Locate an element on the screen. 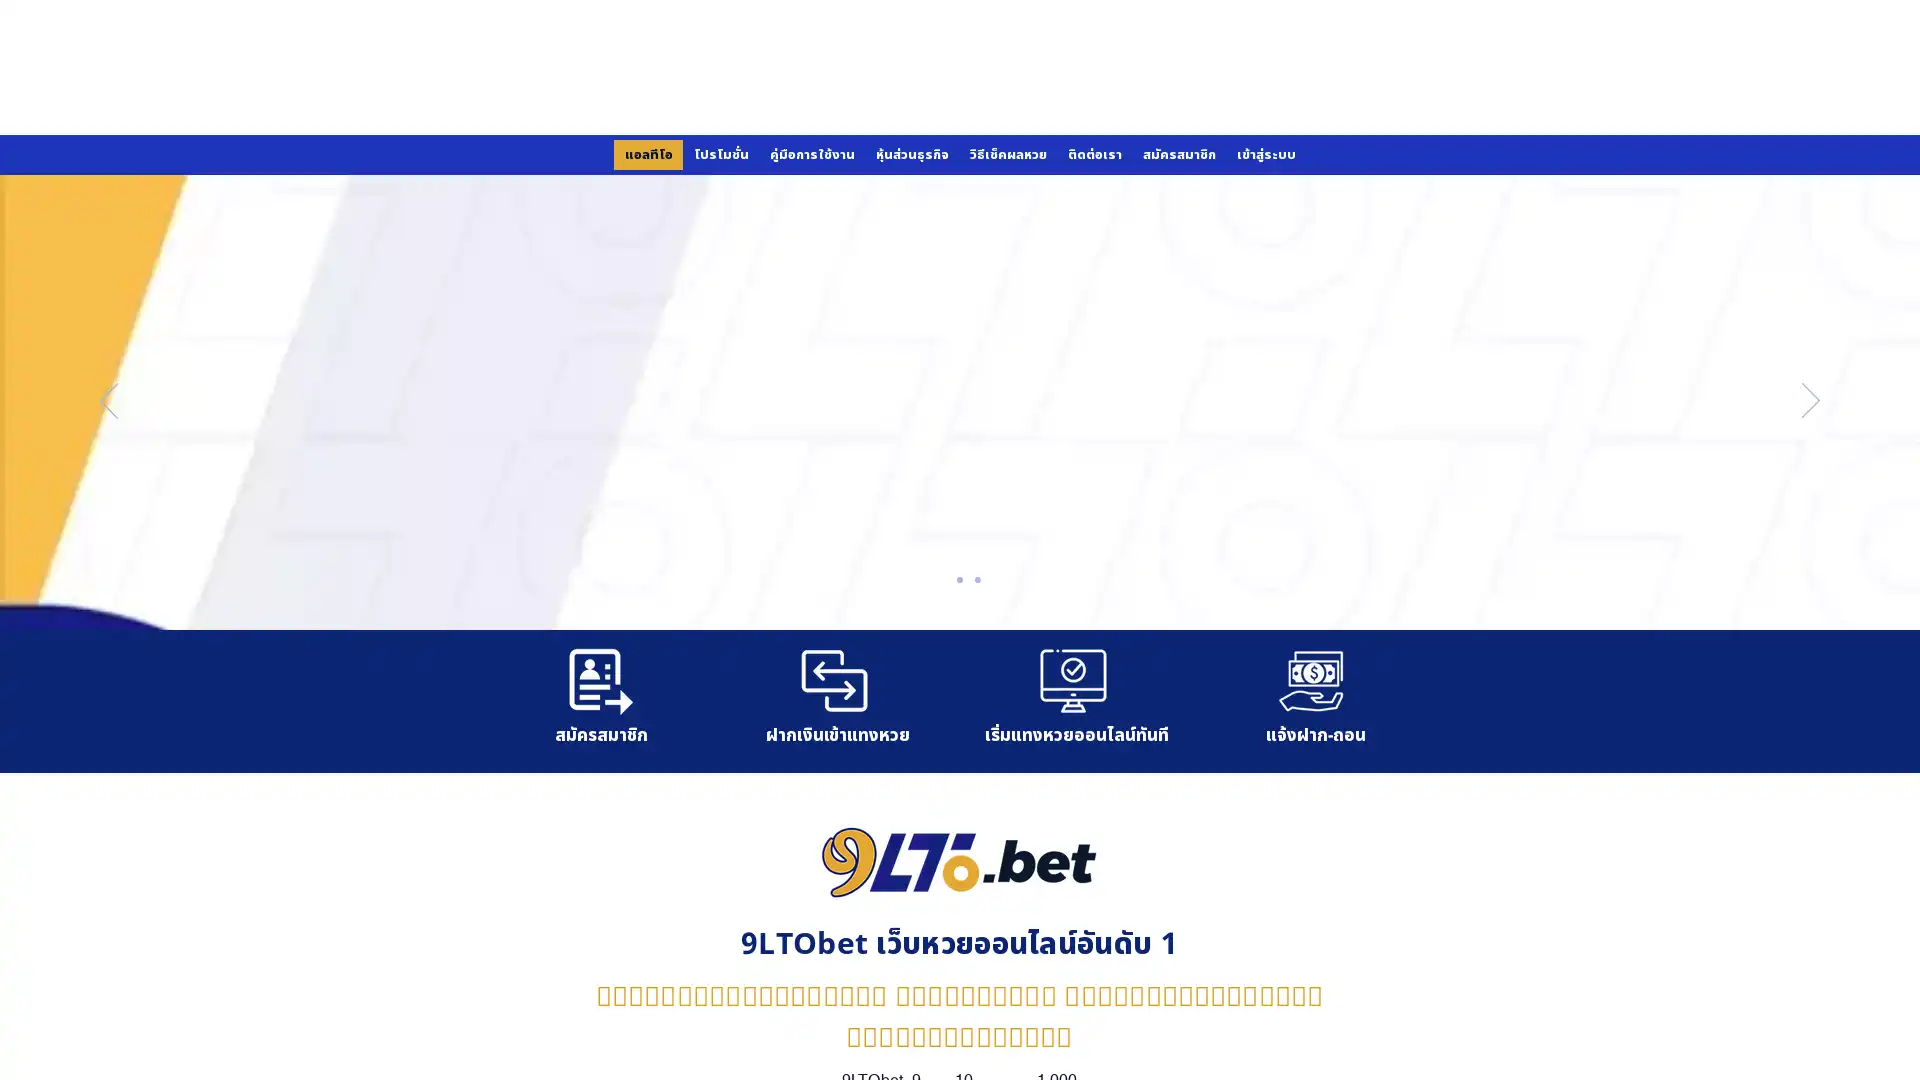 The image size is (1920, 1080). Previous is located at coordinates (108, 401).